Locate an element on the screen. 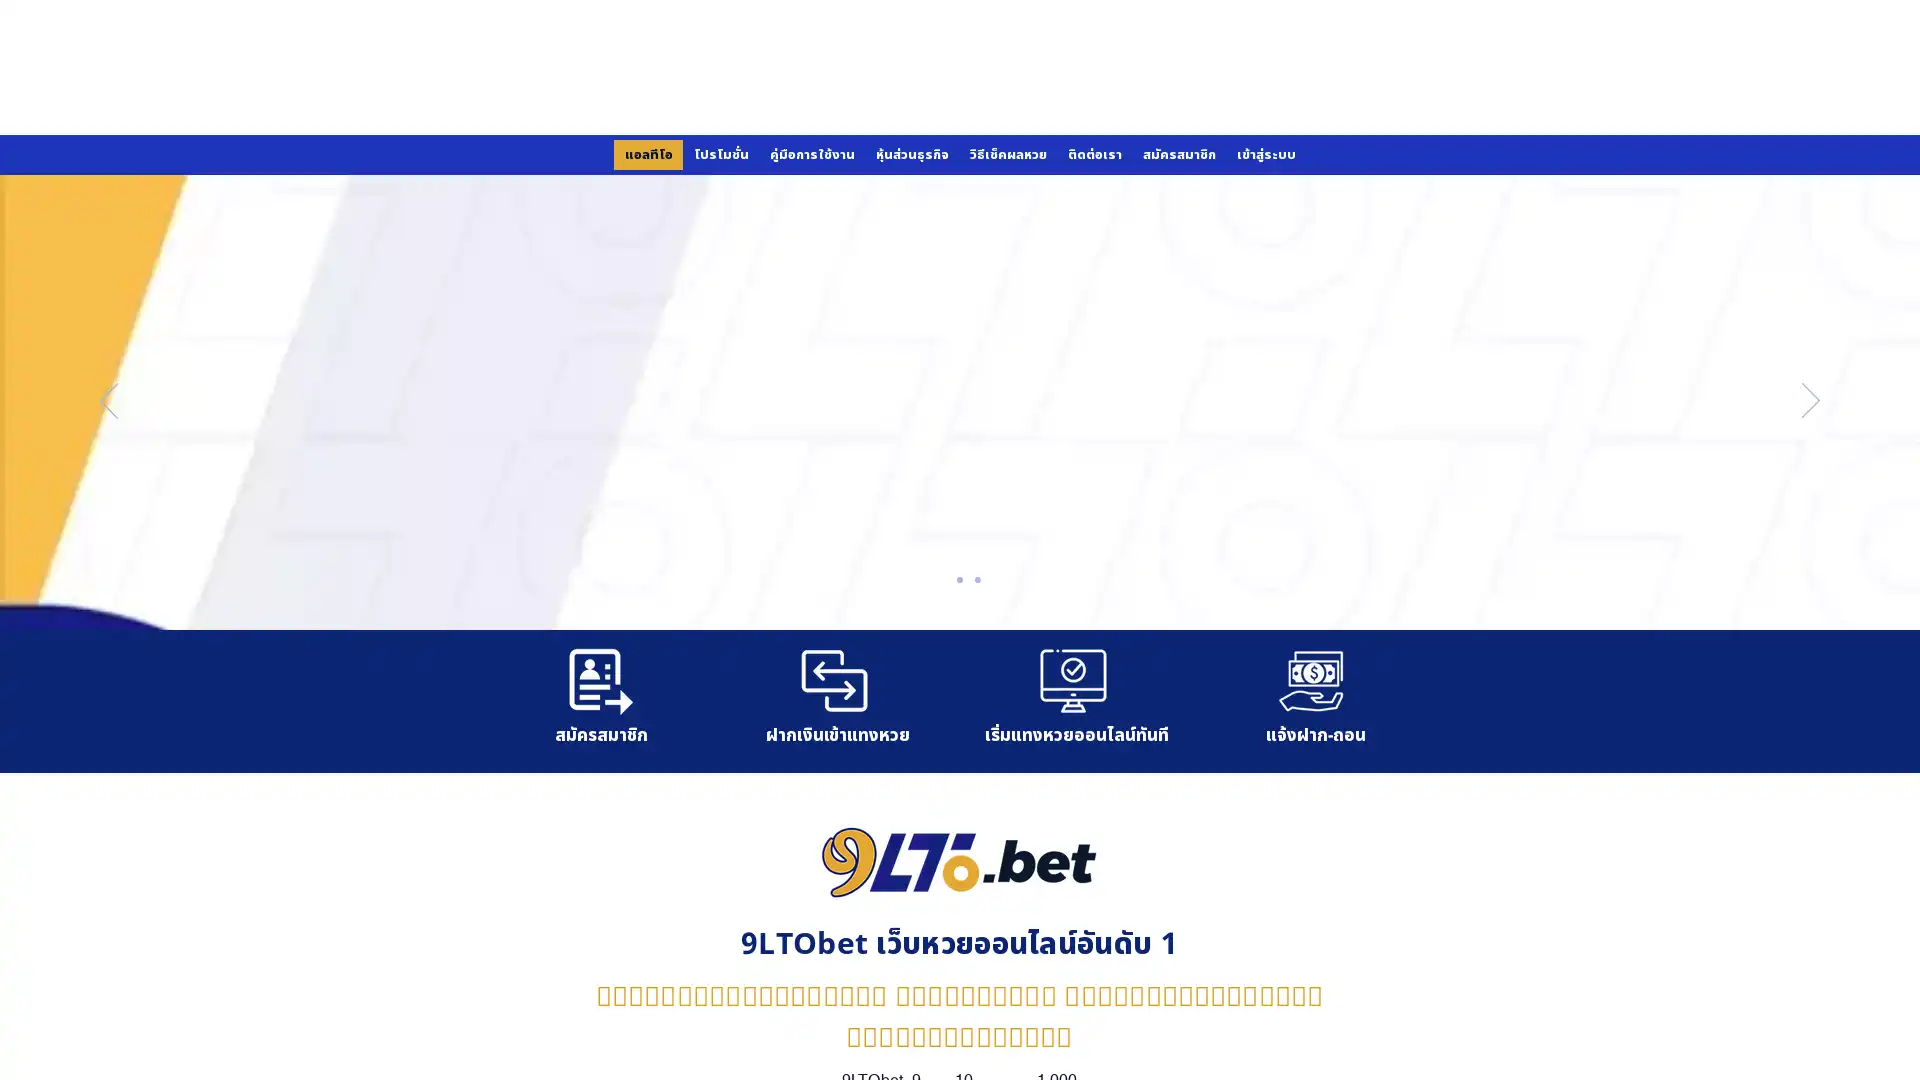 The image size is (1920, 1080). Previous is located at coordinates (108, 401).